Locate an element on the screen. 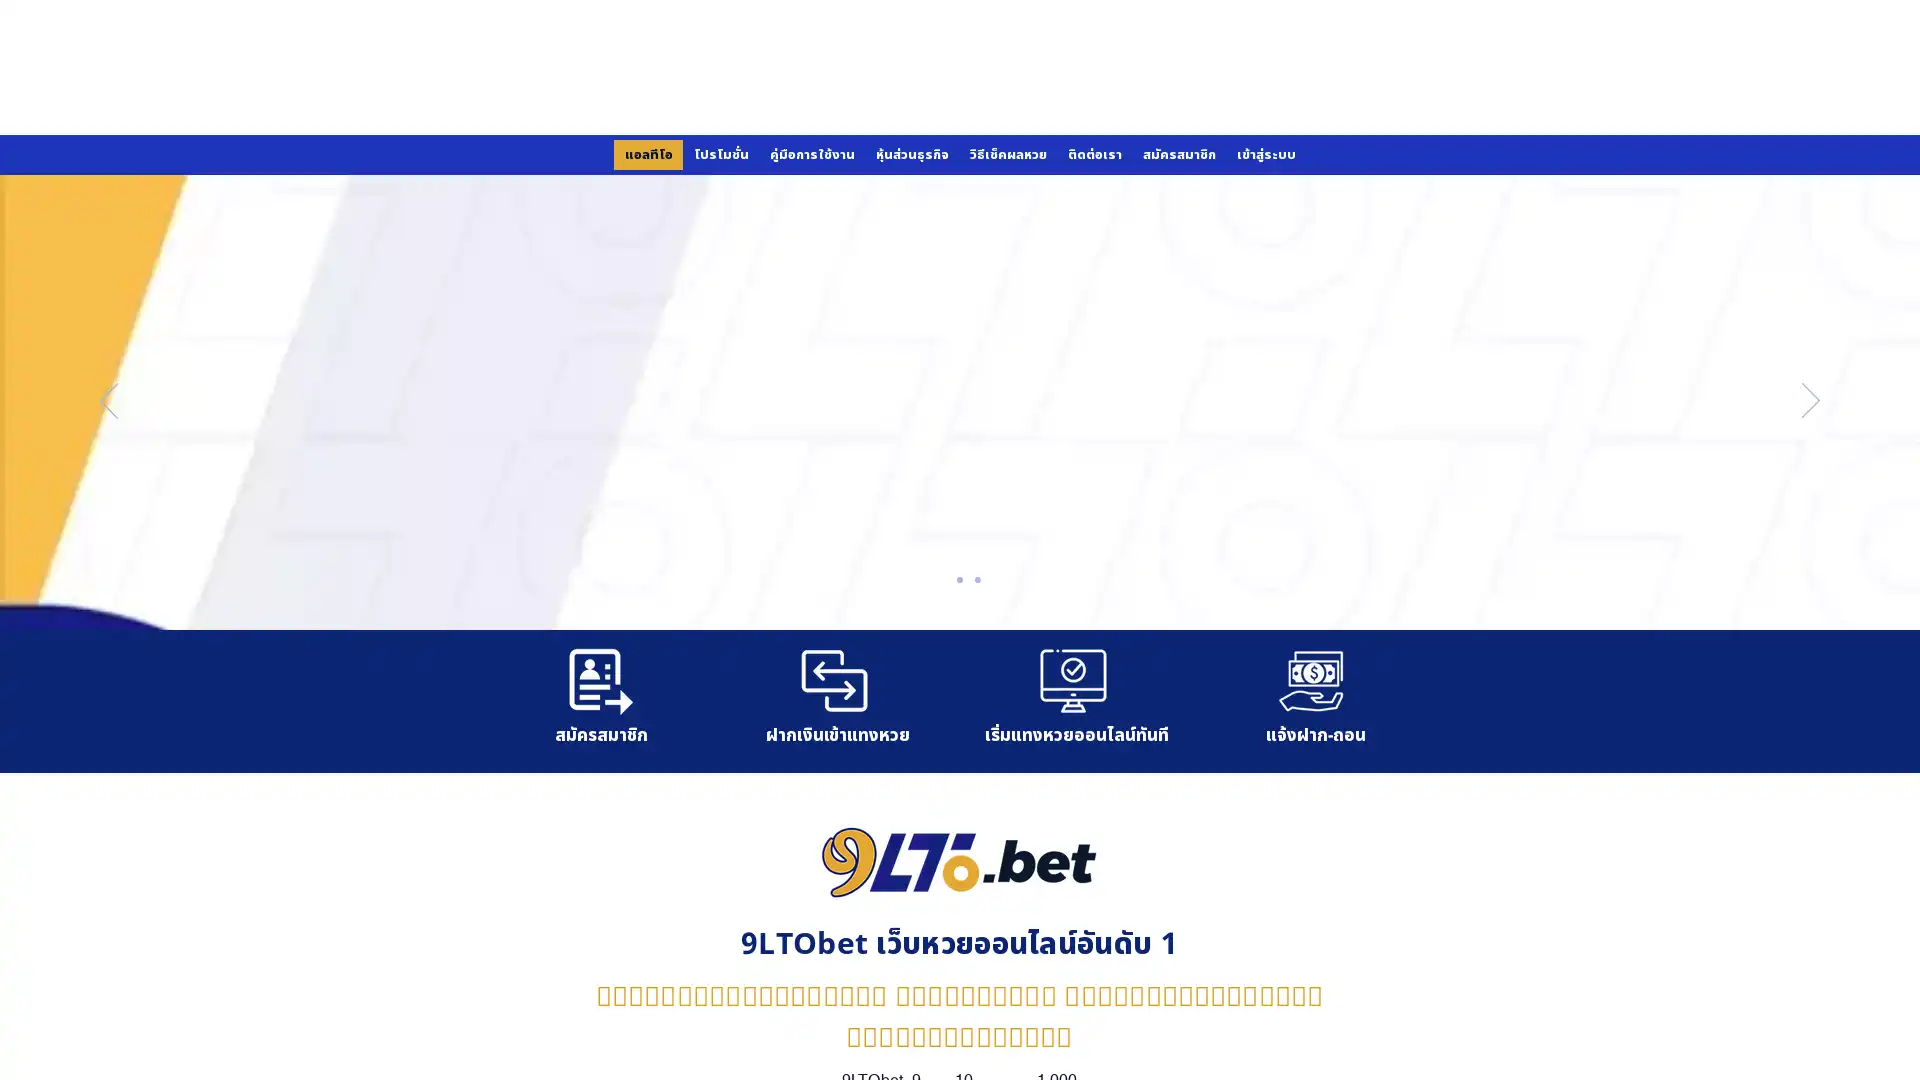 The image size is (1920, 1080). Previous is located at coordinates (108, 401).